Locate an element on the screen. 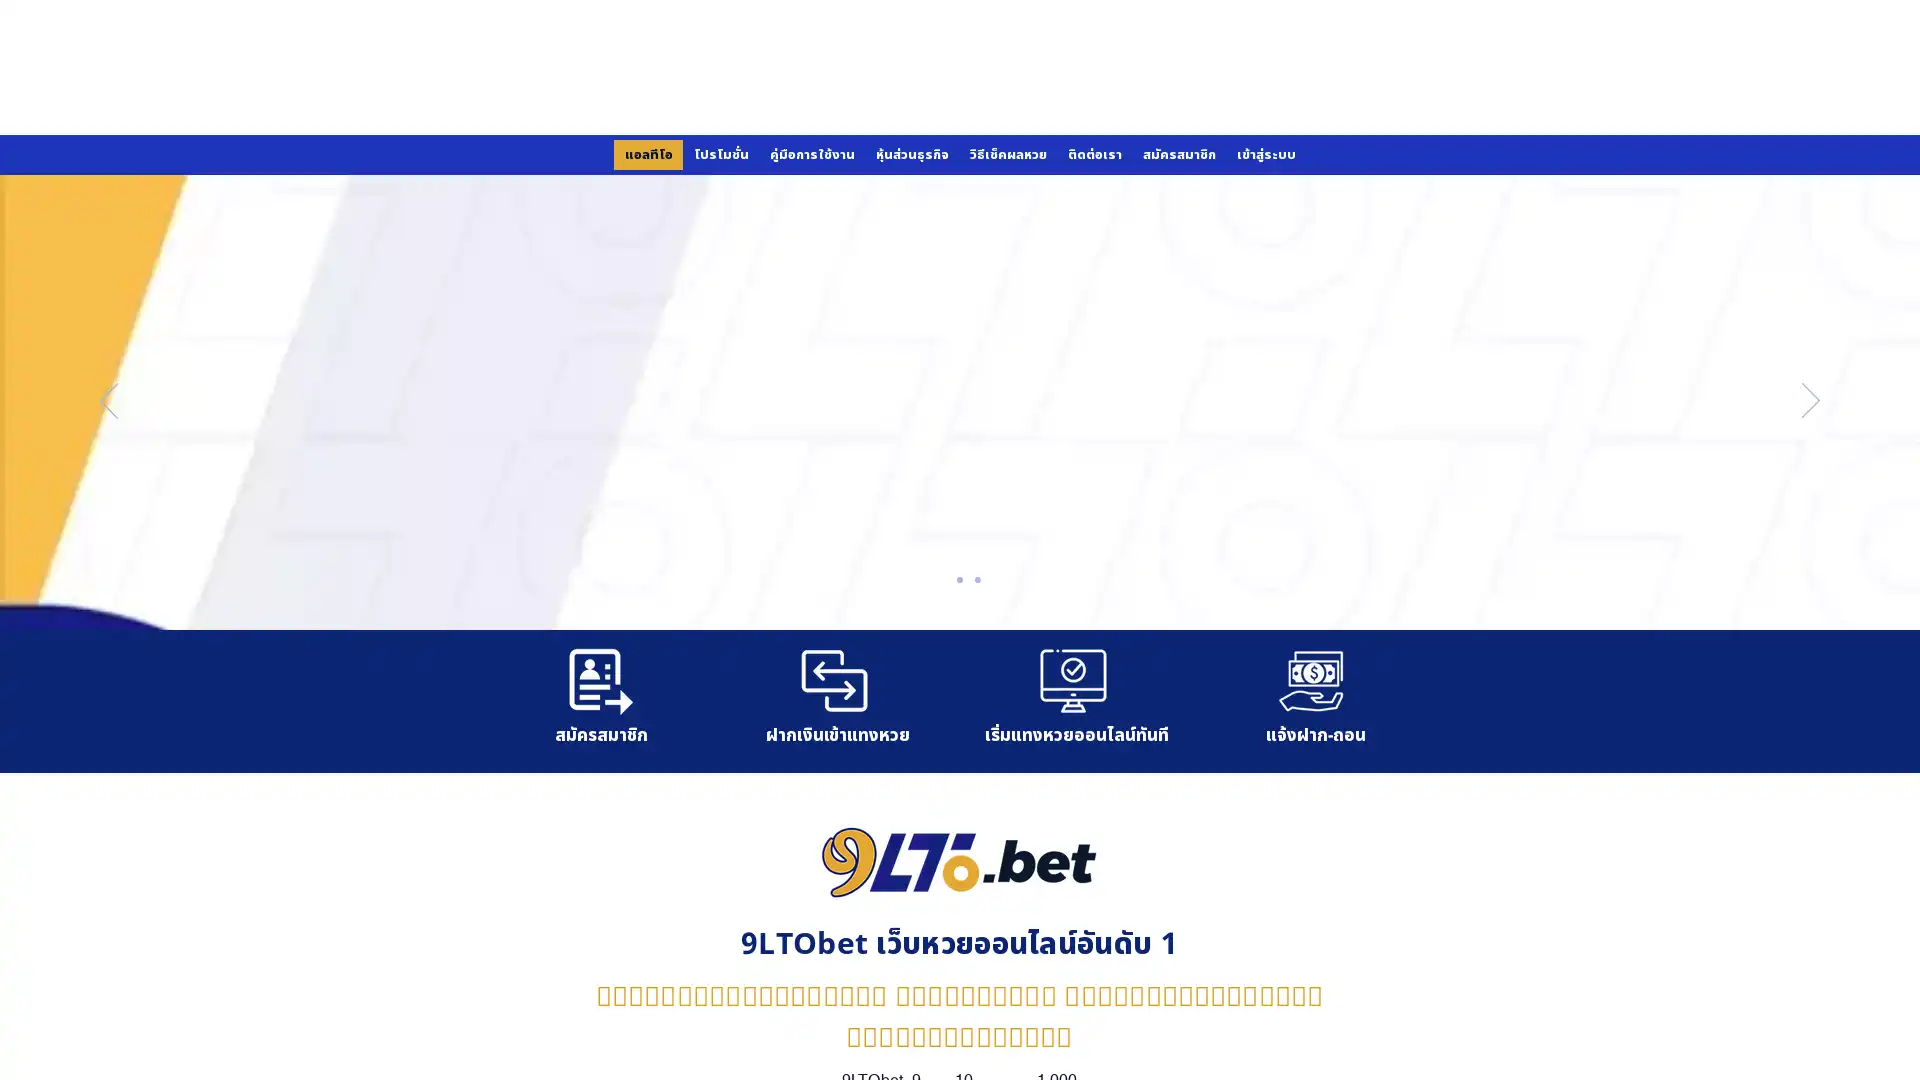 The image size is (1920, 1080). Previous is located at coordinates (108, 401).